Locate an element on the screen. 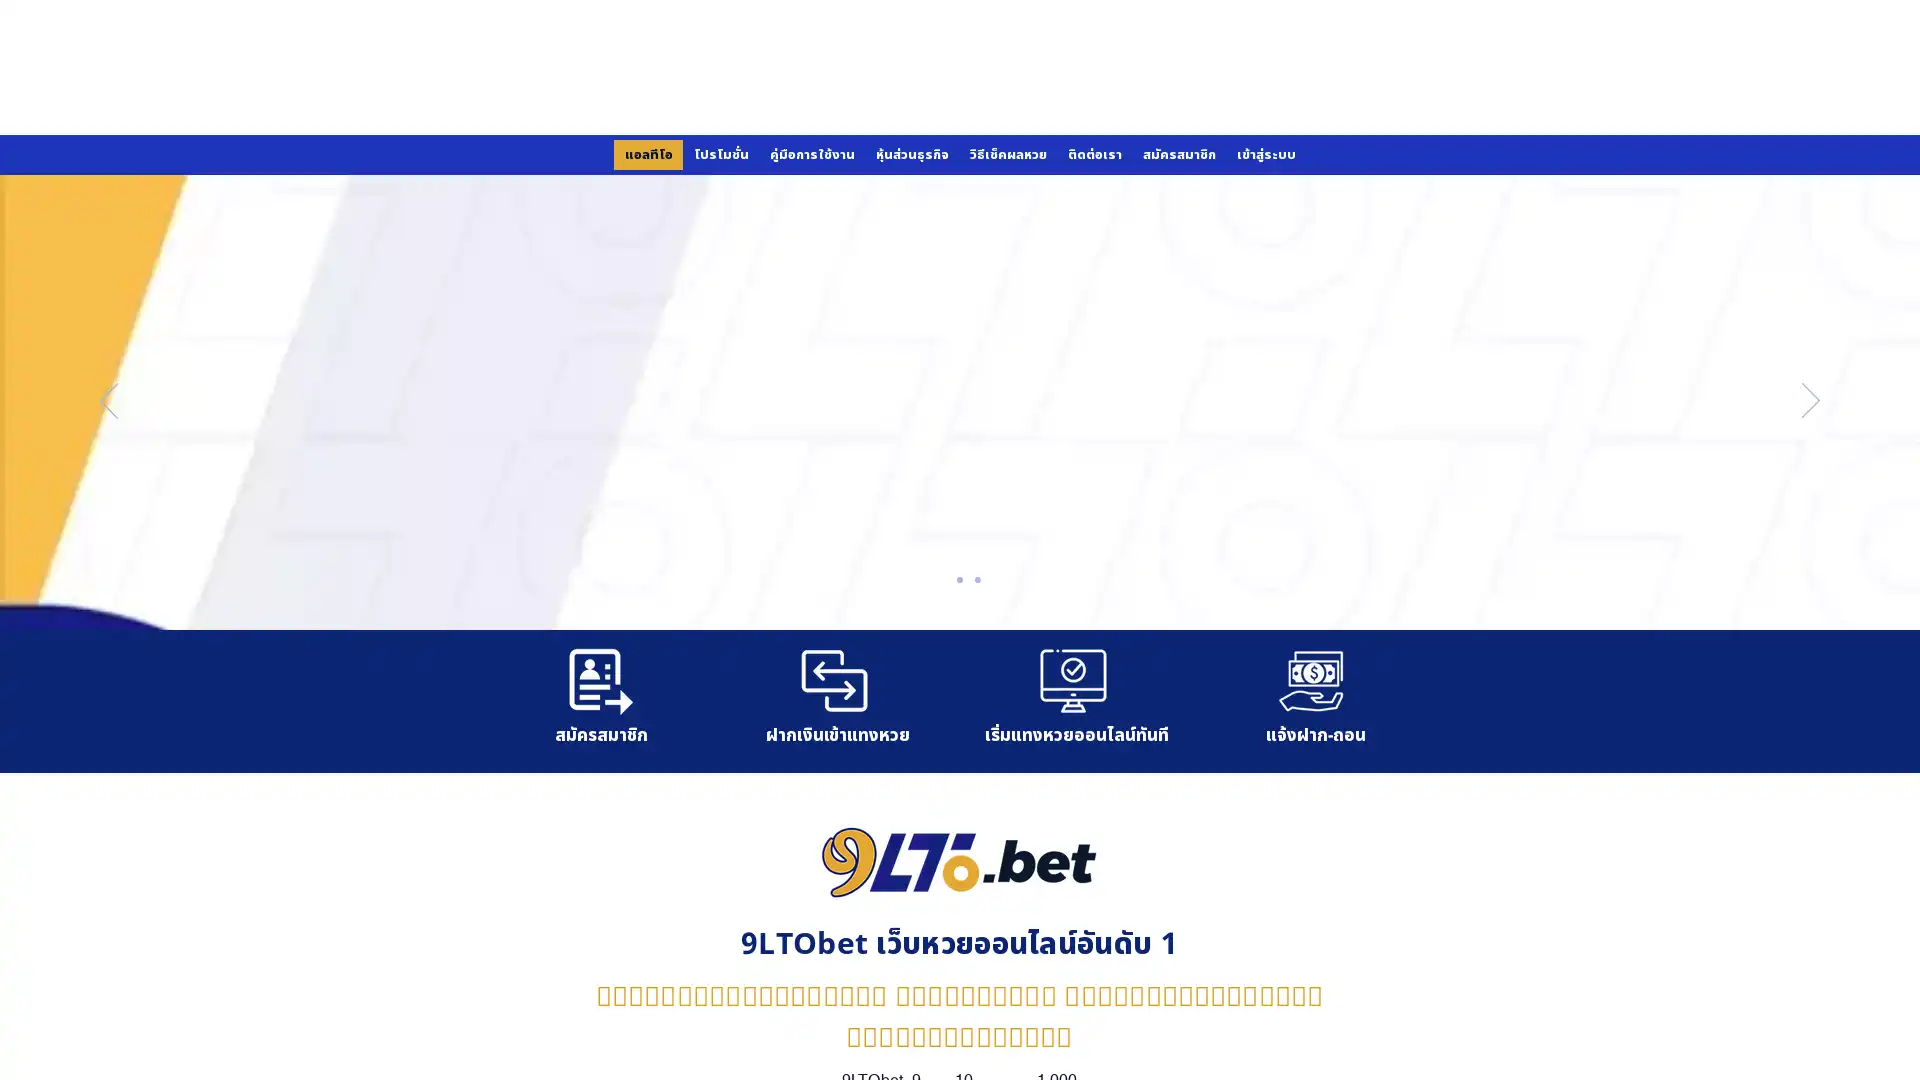 The image size is (1920, 1080). Previous is located at coordinates (108, 401).